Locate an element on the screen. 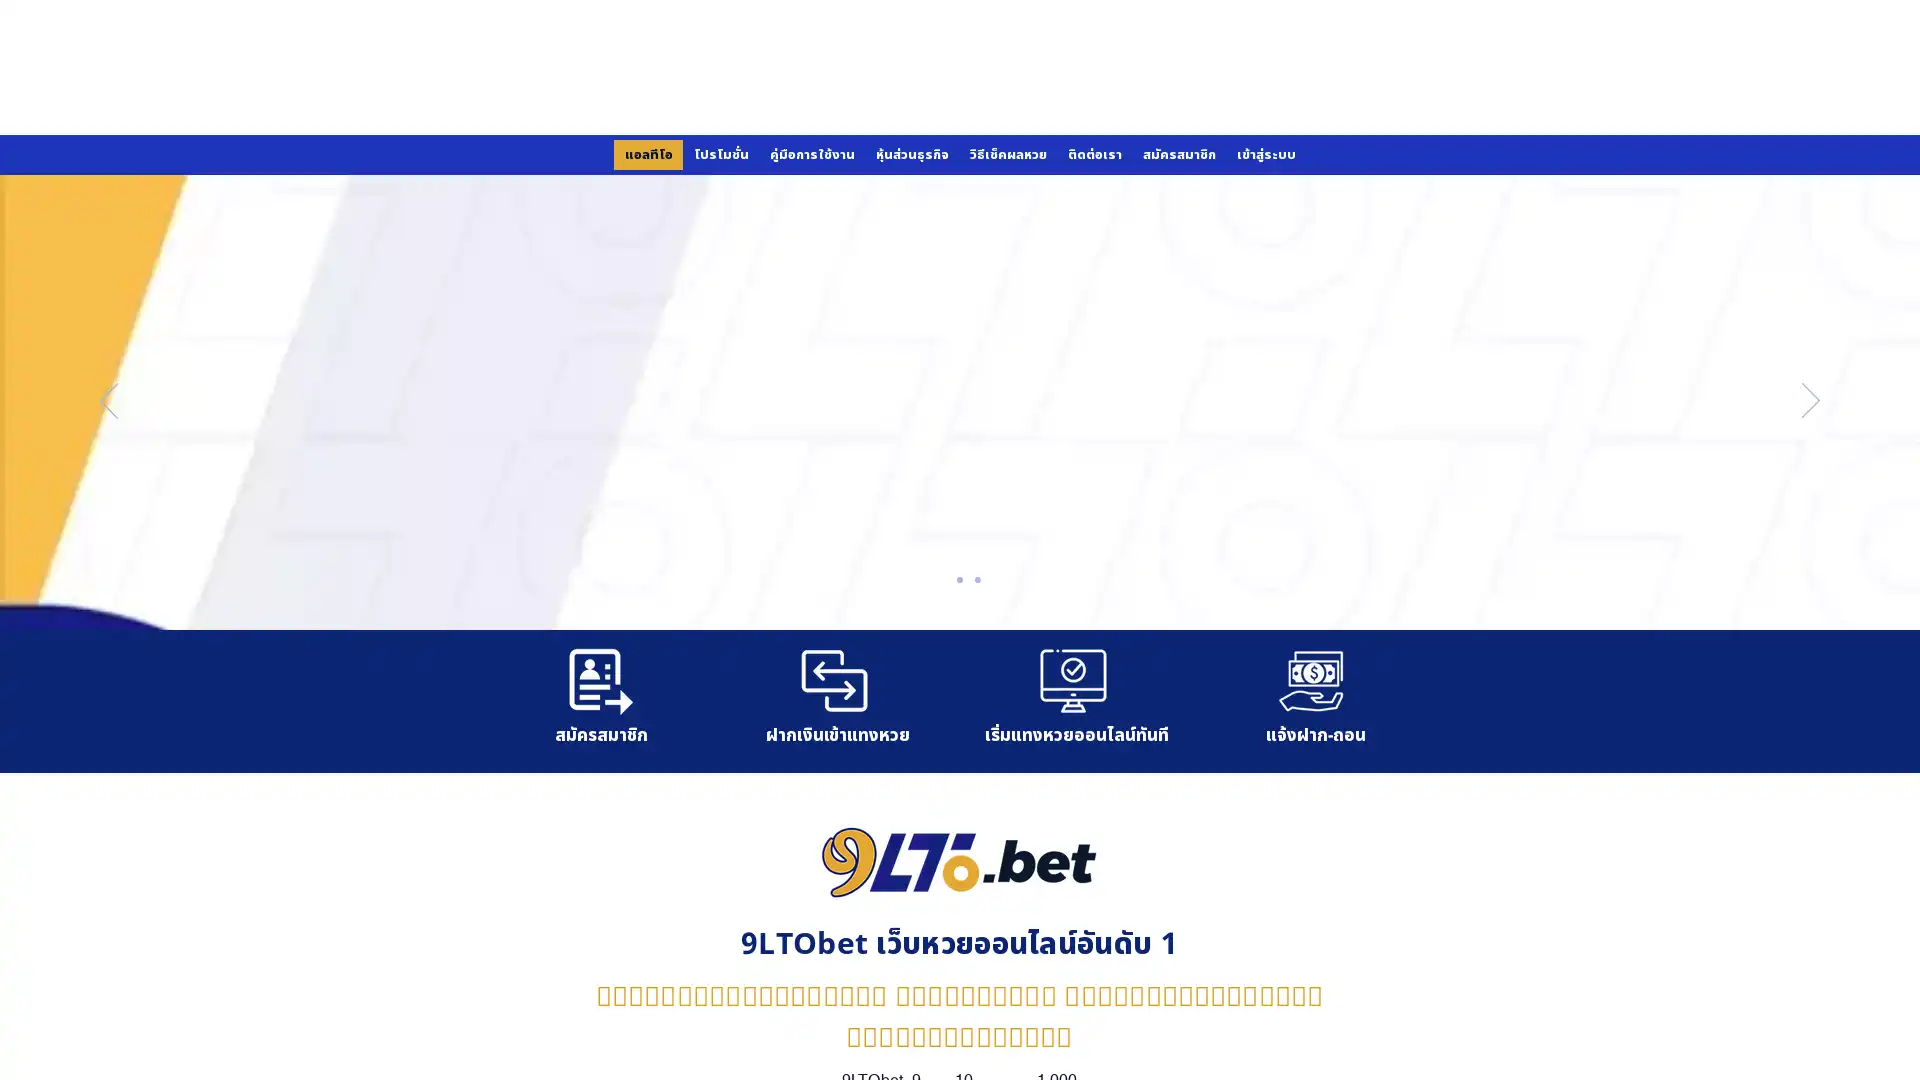 The image size is (1920, 1080). Previous is located at coordinates (108, 401).